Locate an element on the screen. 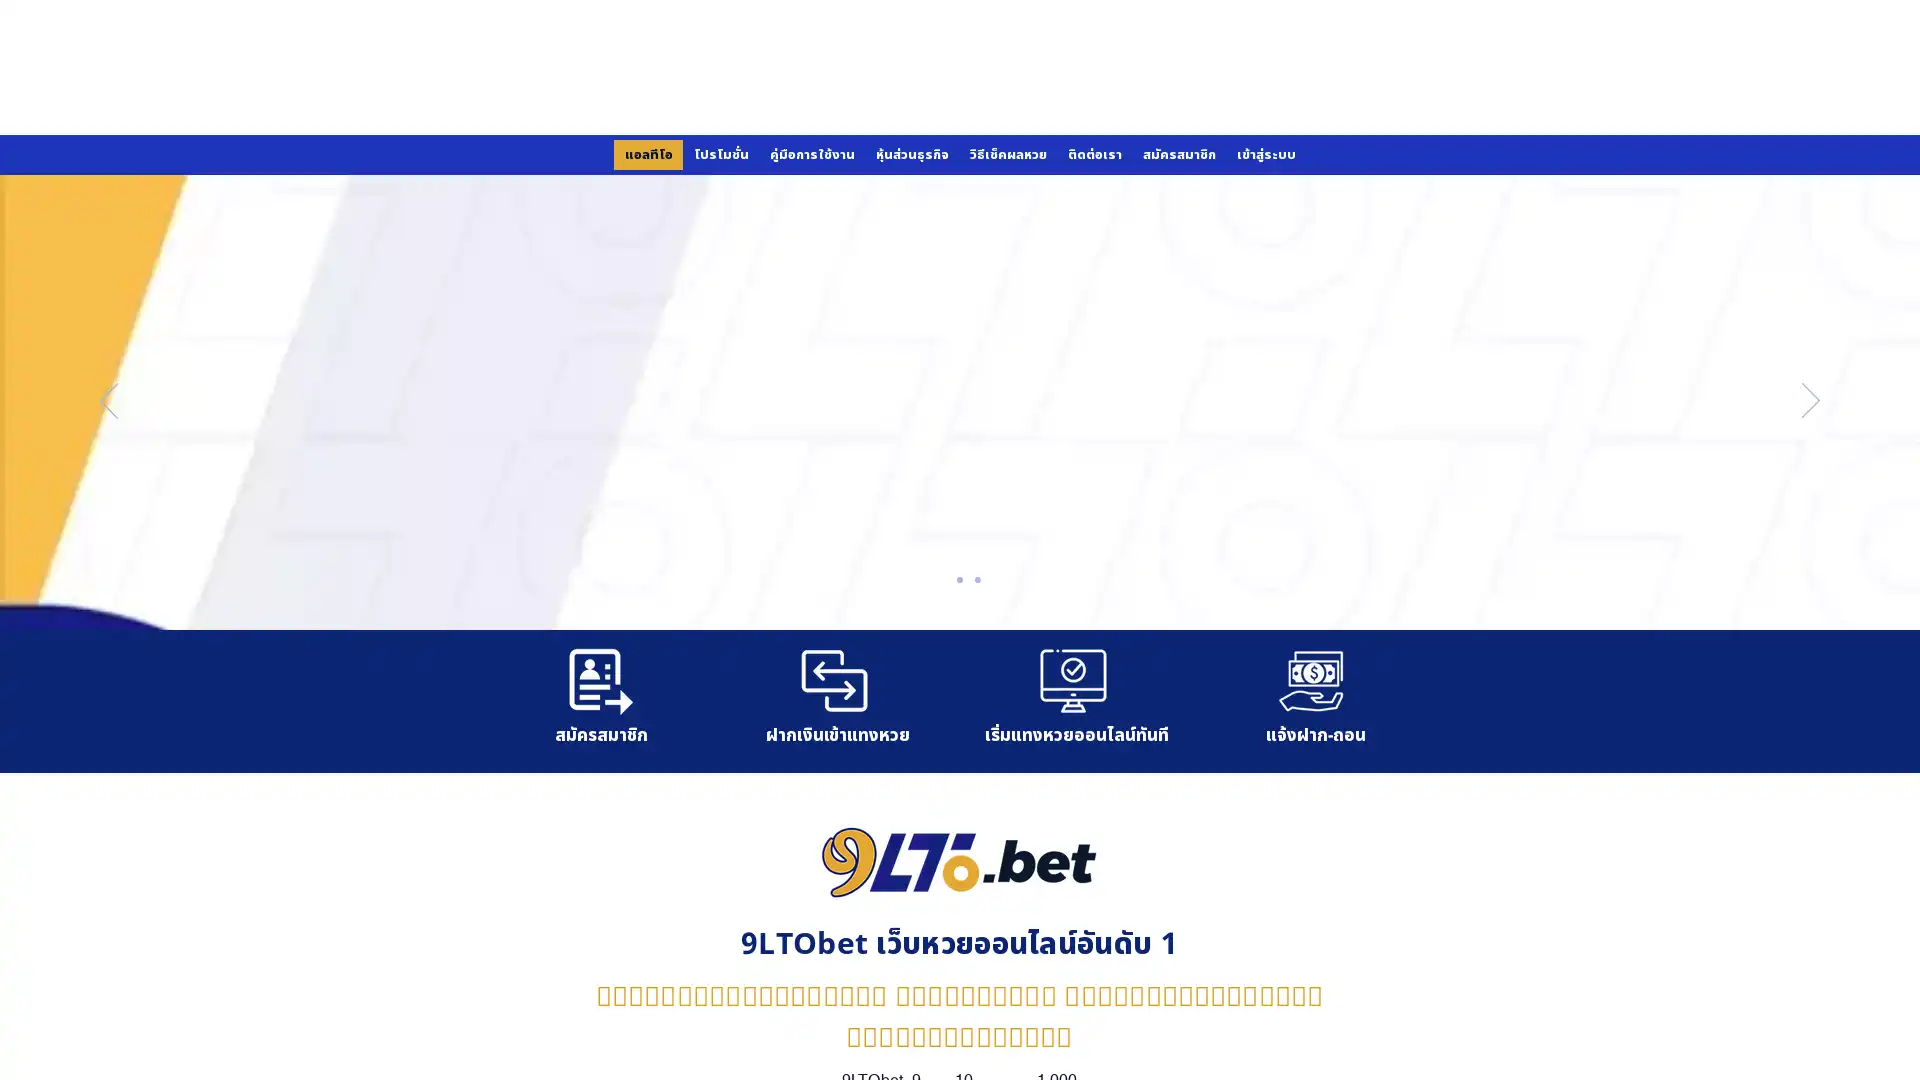 The image size is (1920, 1080). Previous is located at coordinates (108, 401).